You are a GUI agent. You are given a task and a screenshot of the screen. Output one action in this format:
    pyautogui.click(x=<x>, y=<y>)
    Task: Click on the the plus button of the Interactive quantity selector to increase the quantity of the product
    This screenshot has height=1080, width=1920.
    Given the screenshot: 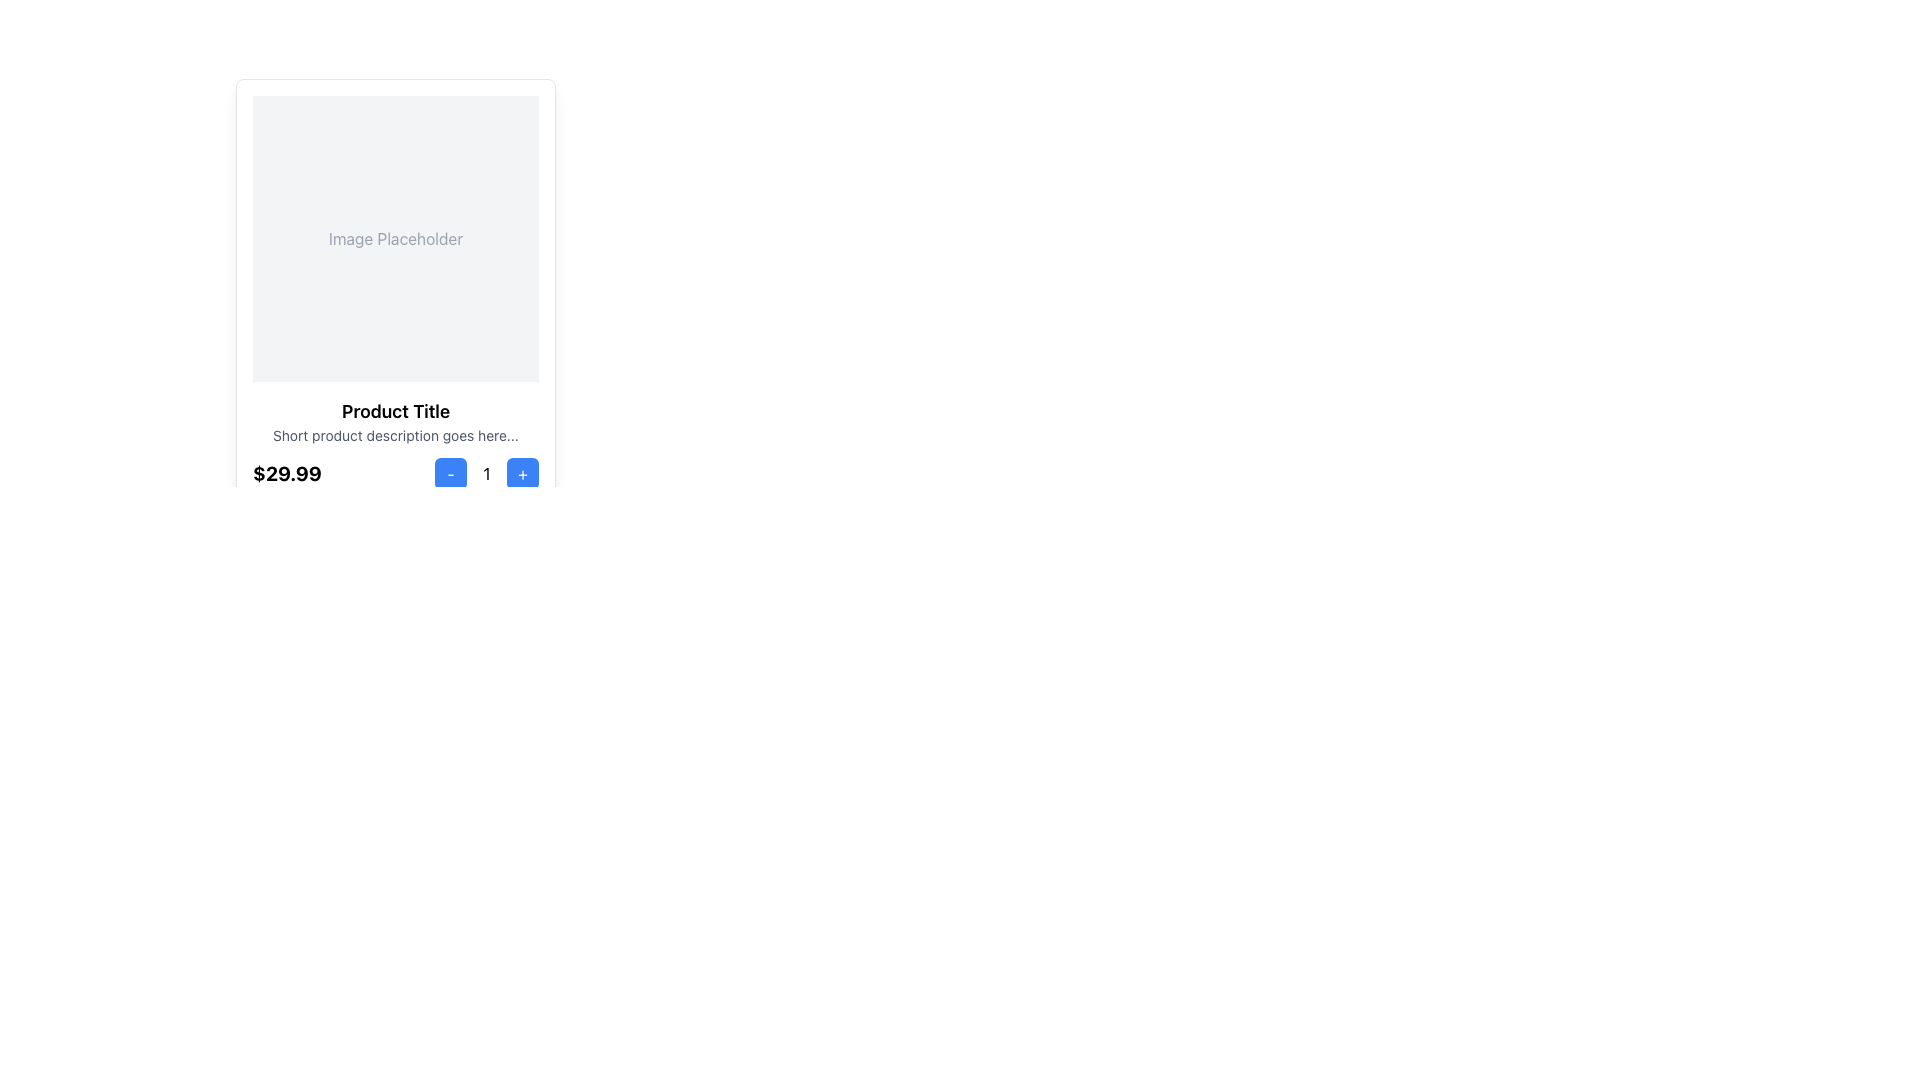 What is the action you would take?
    pyautogui.click(x=486, y=474)
    